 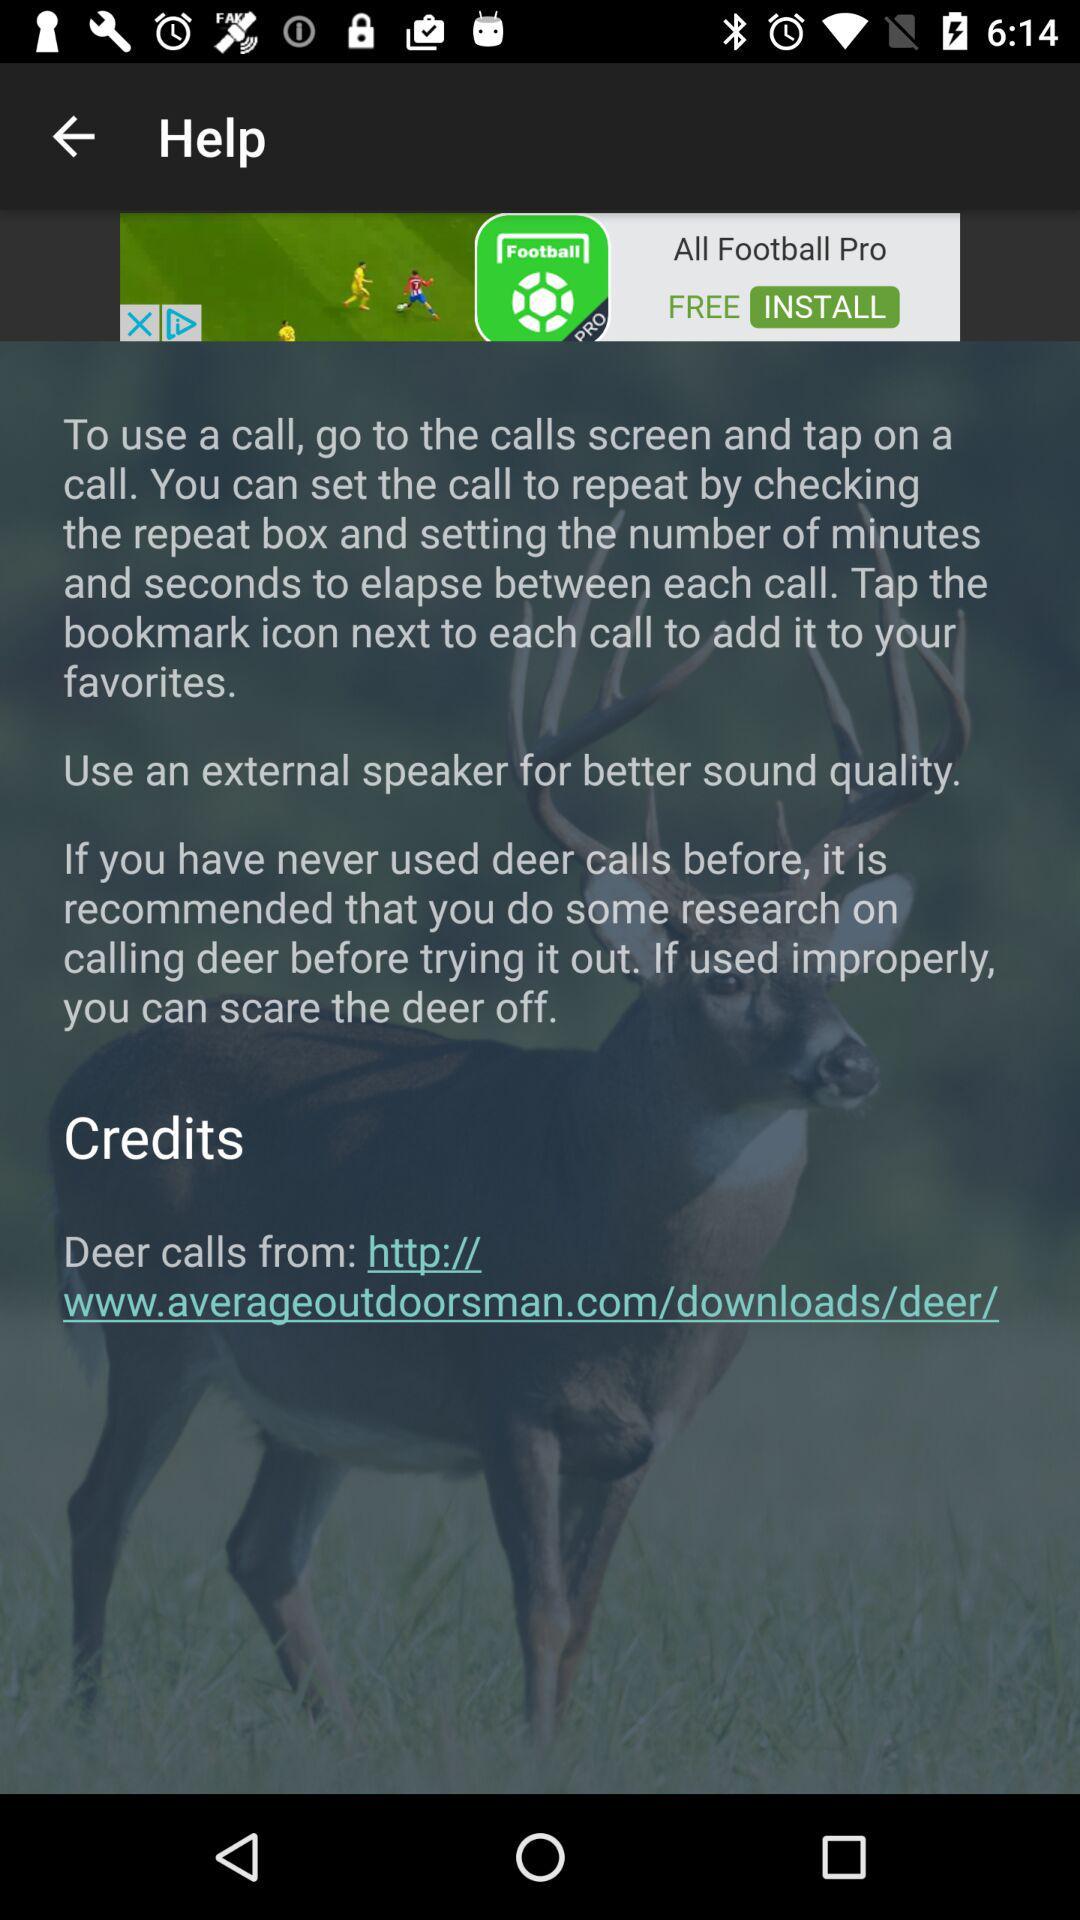 What do you see at coordinates (540, 274) in the screenshot?
I see `advertisement page` at bounding box center [540, 274].